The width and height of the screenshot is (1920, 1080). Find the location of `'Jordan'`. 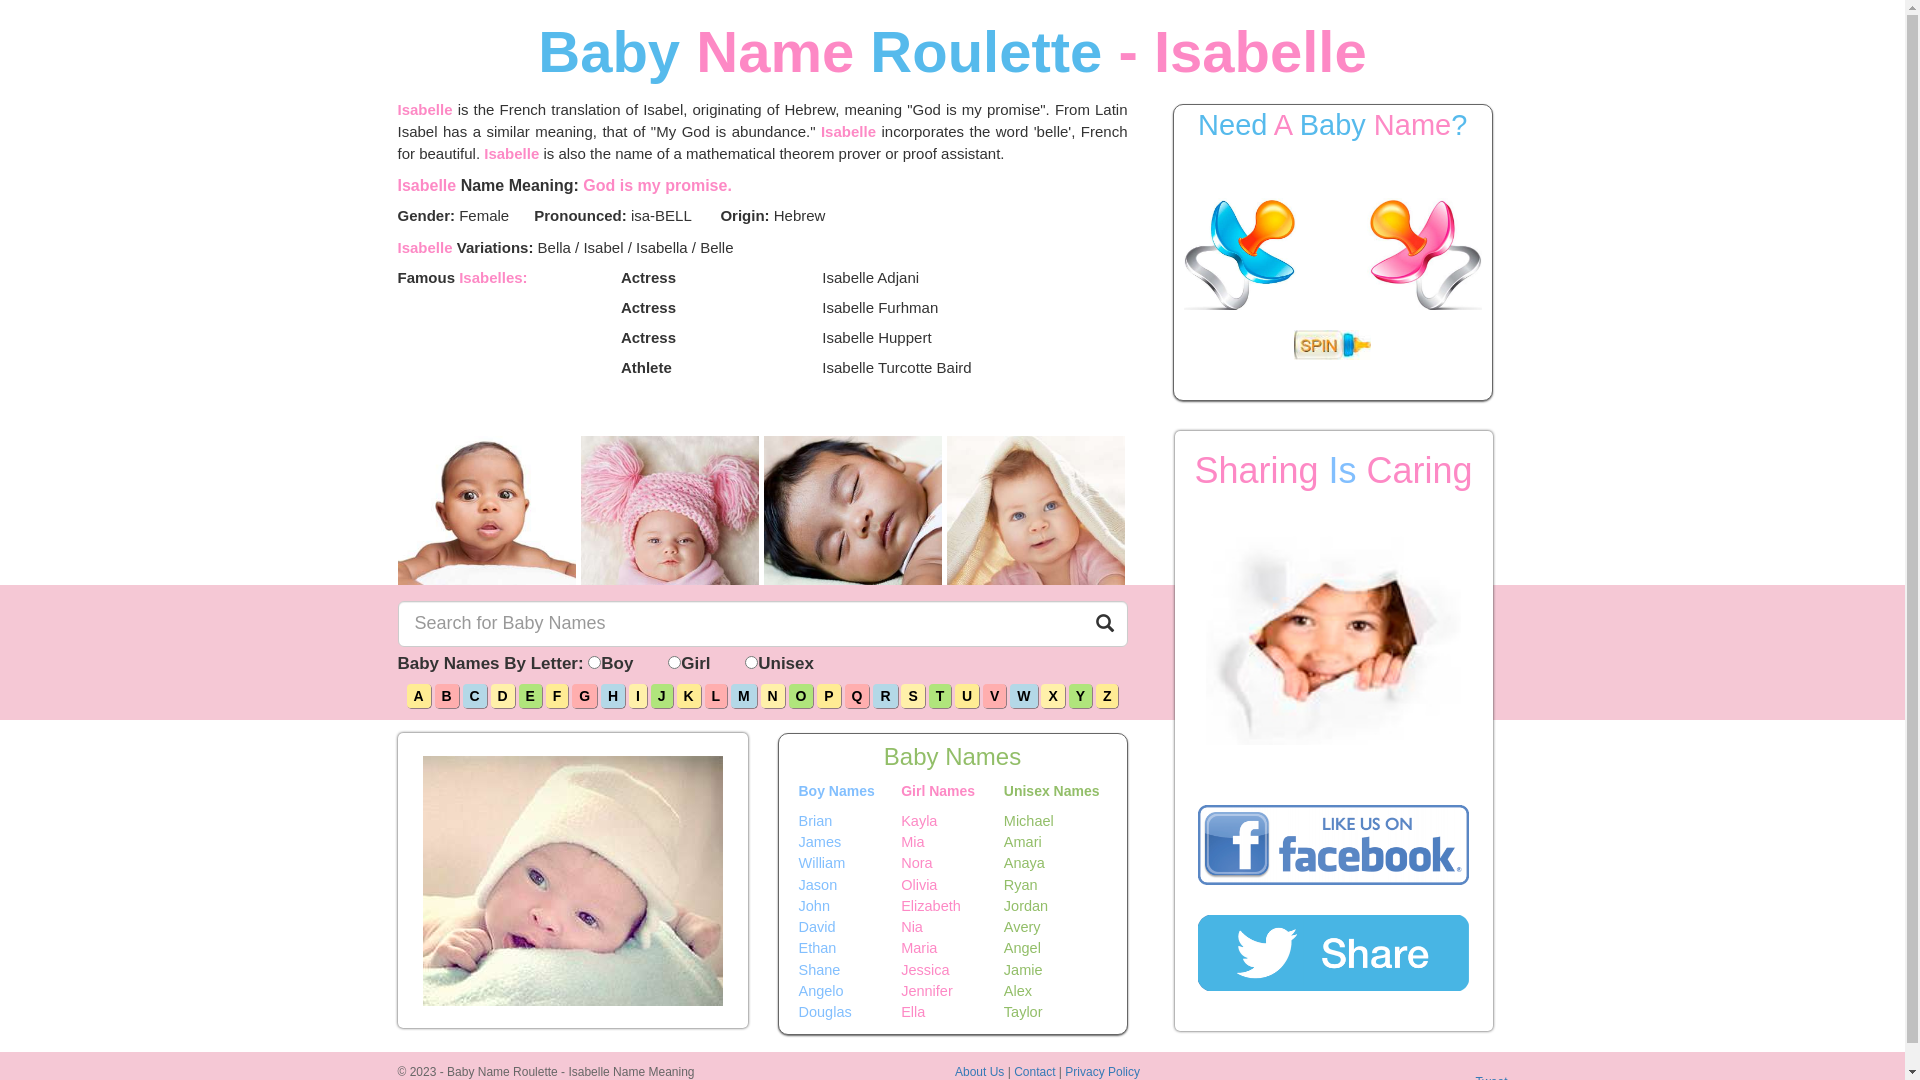

'Jordan' is located at coordinates (1054, 906).